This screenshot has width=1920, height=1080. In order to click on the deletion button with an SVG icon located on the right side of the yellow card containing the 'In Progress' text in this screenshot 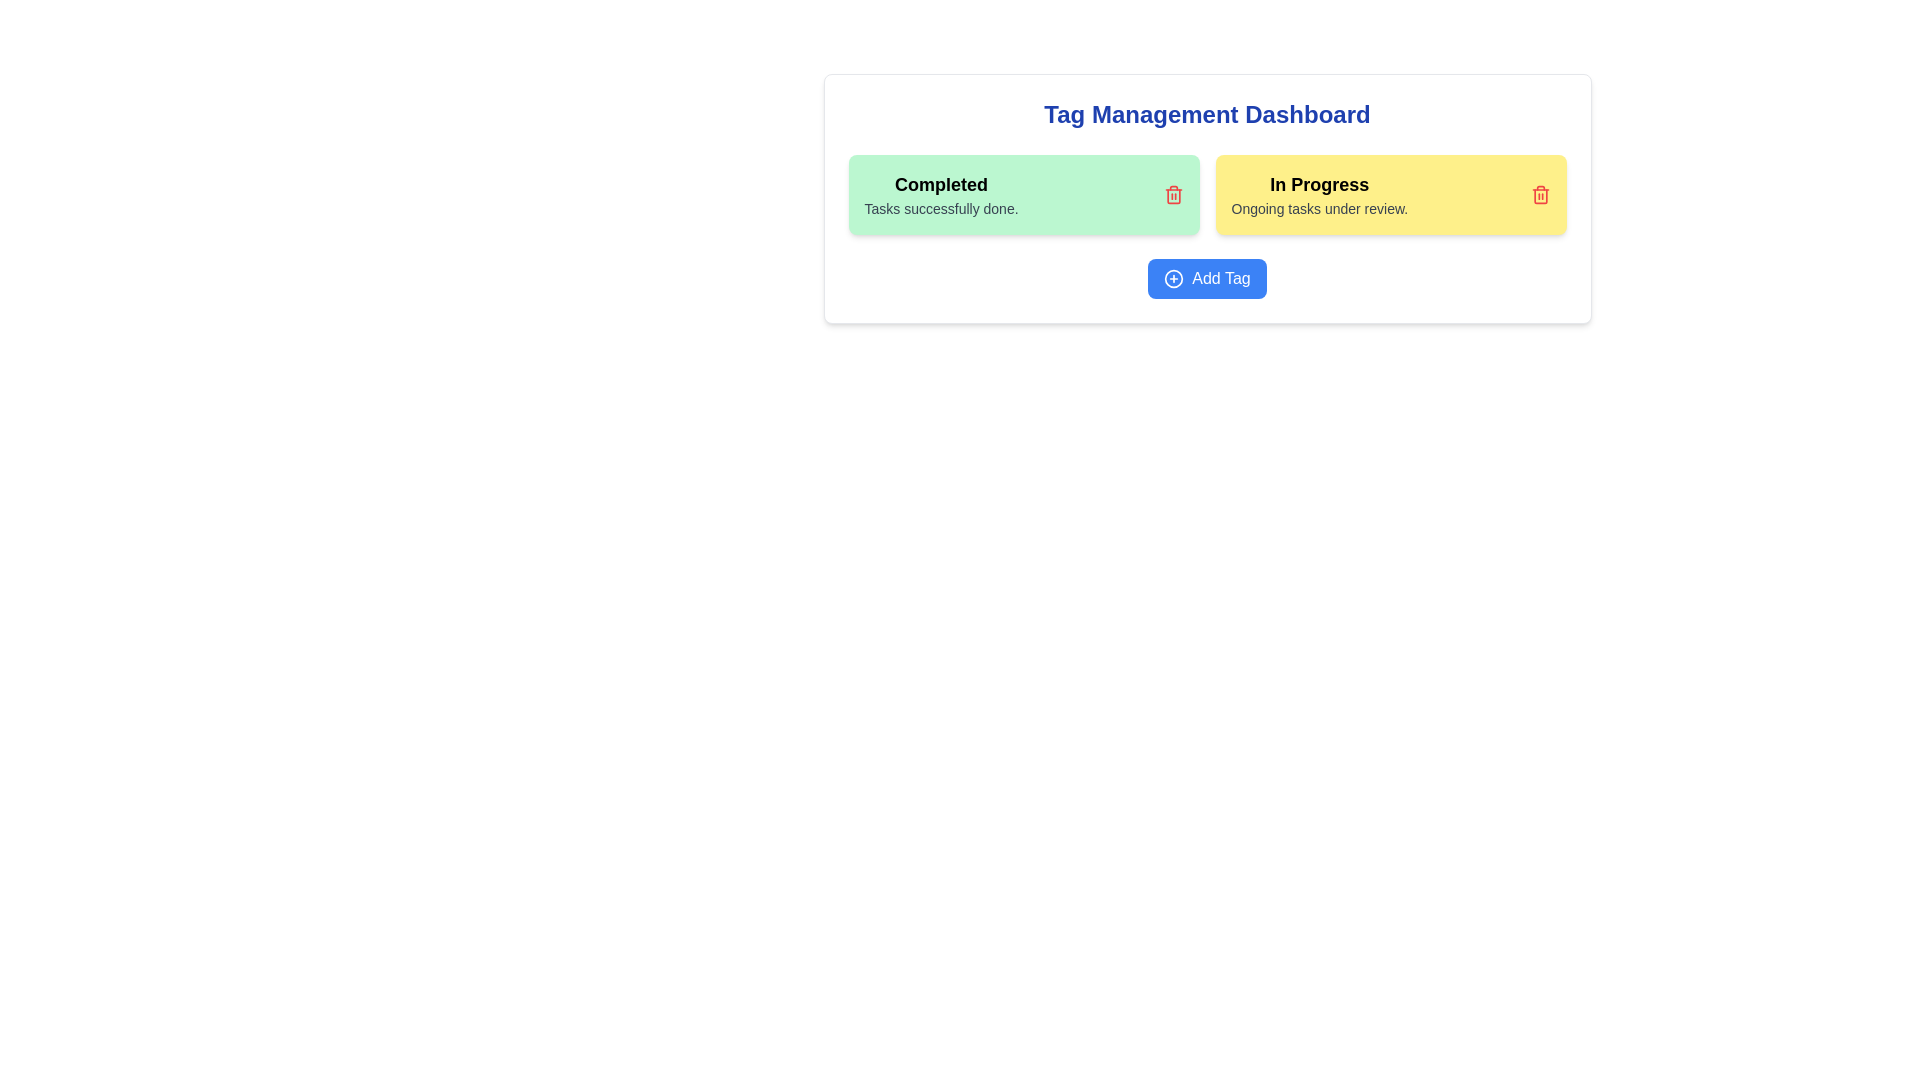, I will do `click(1539, 195)`.